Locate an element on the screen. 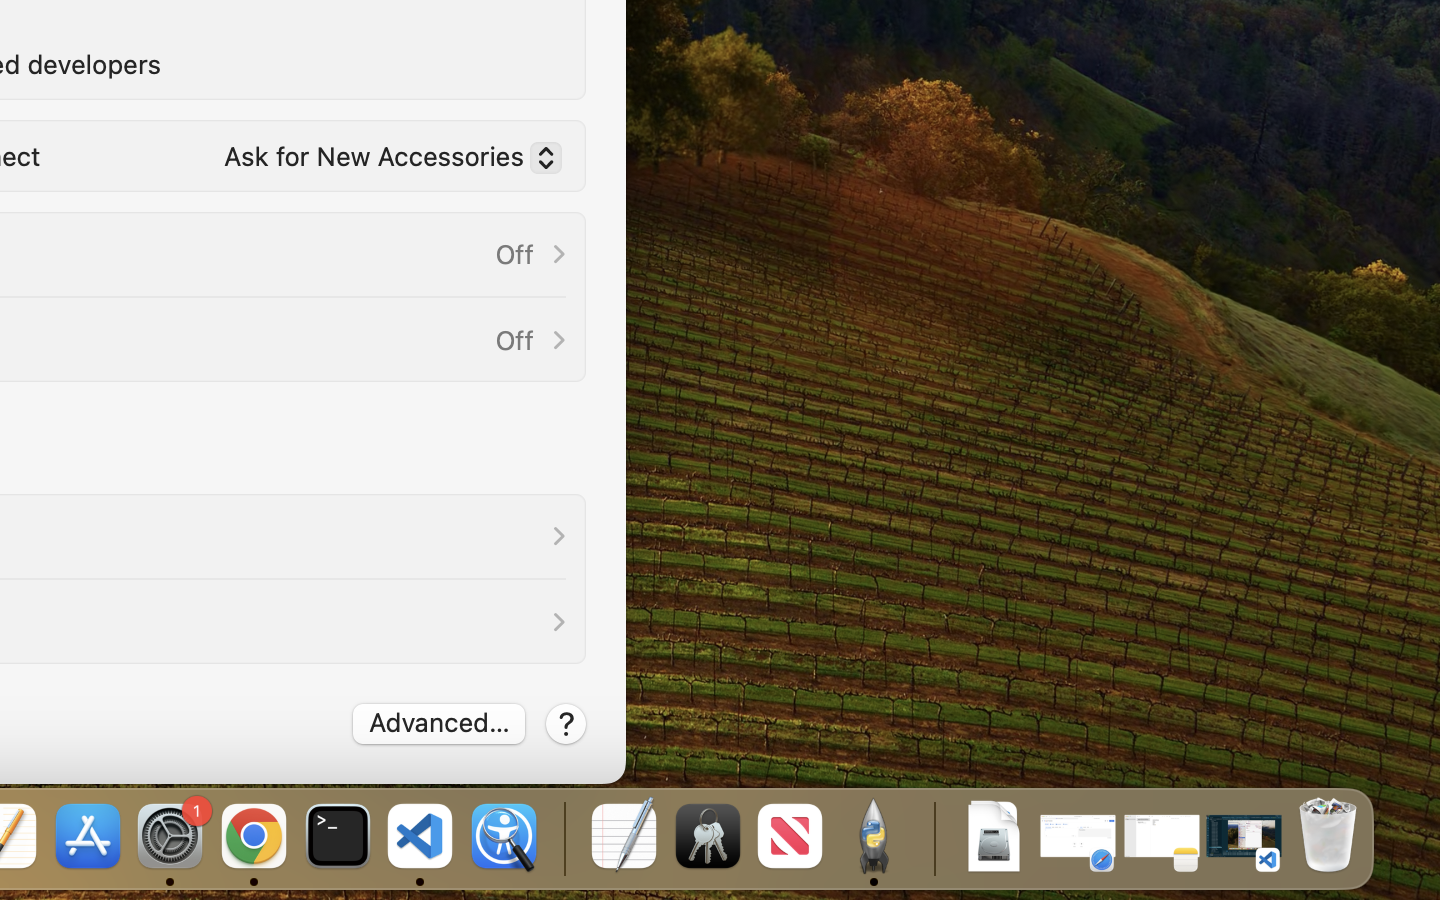  'Ask for New Accessories' is located at coordinates (384, 161).